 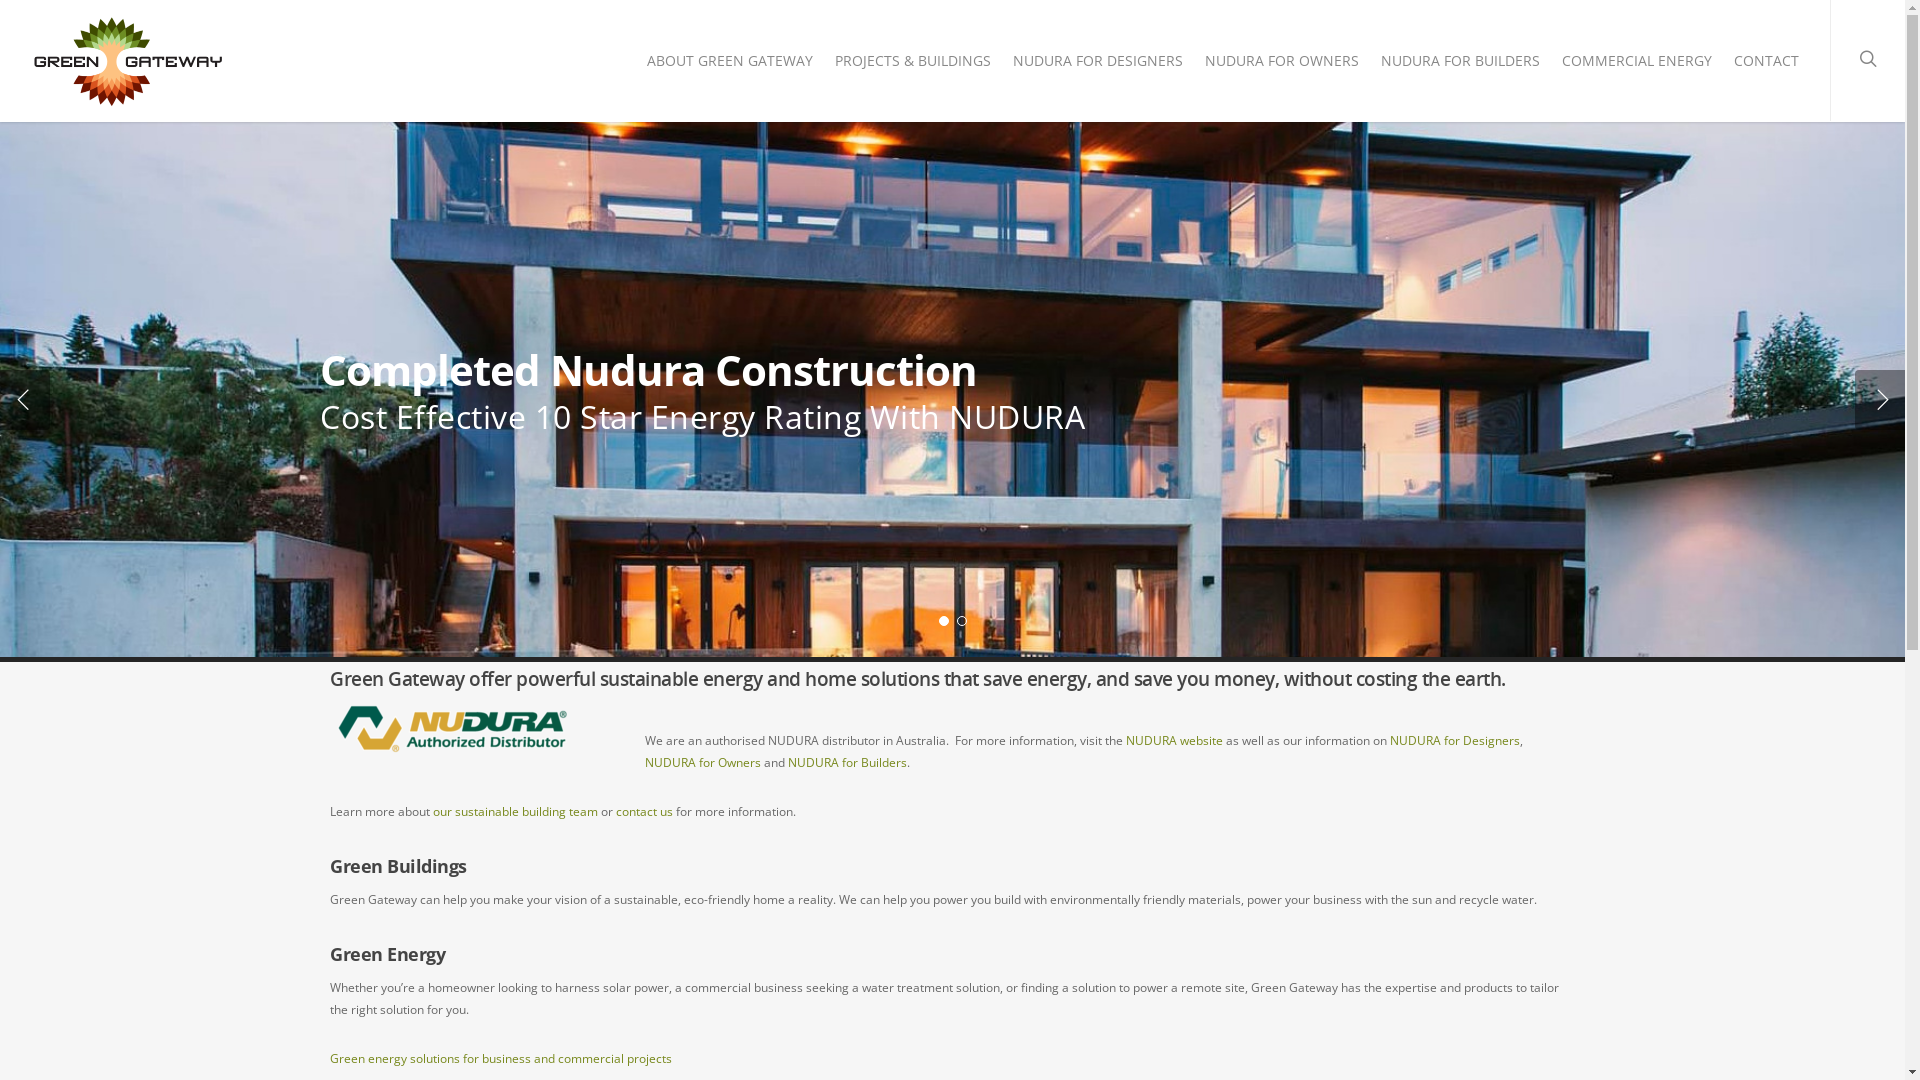 What do you see at coordinates (911, 64) in the screenshot?
I see `'PROJECTS & BUILDINGS'` at bounding box center [911, 64].